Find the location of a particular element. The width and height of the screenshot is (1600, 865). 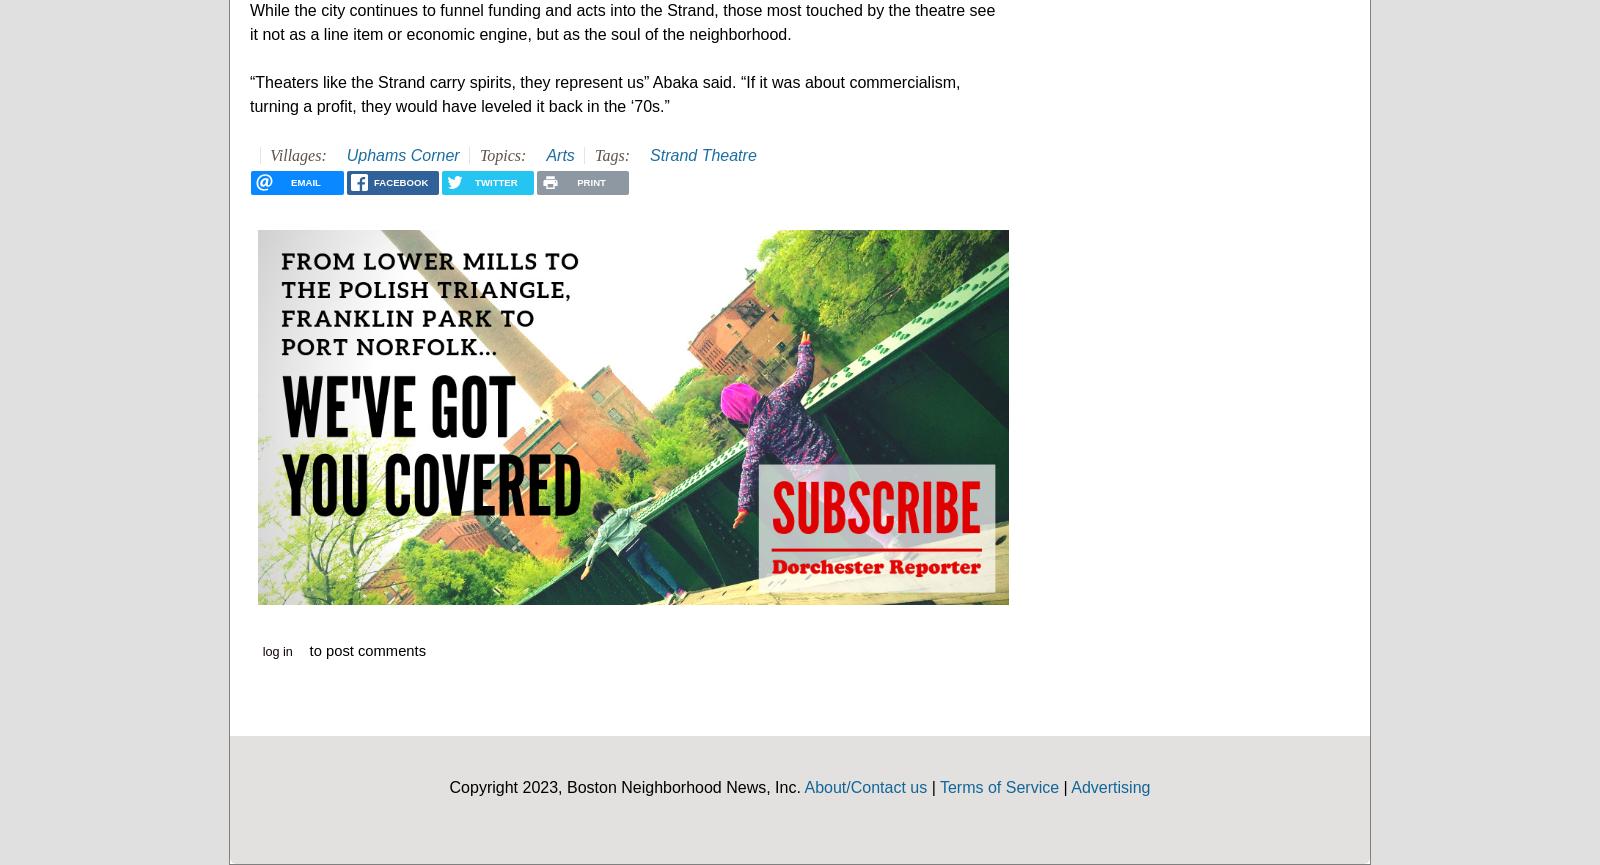

'Villages:' is located at coordinates (270, 153).